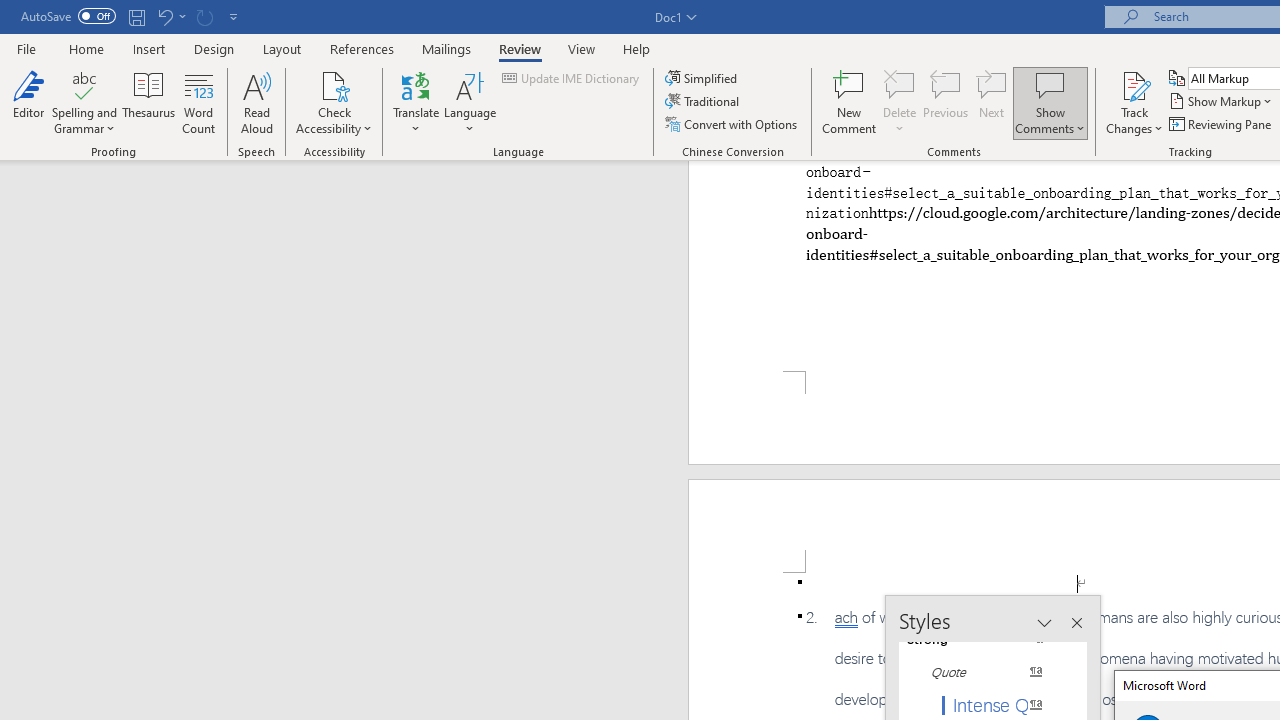 This screenshot has height=720, width=1280. What do you see at coordinates (148, 103) in the screenshot?
I see `'Thesaurus...'` at bounding box center [148, 103].